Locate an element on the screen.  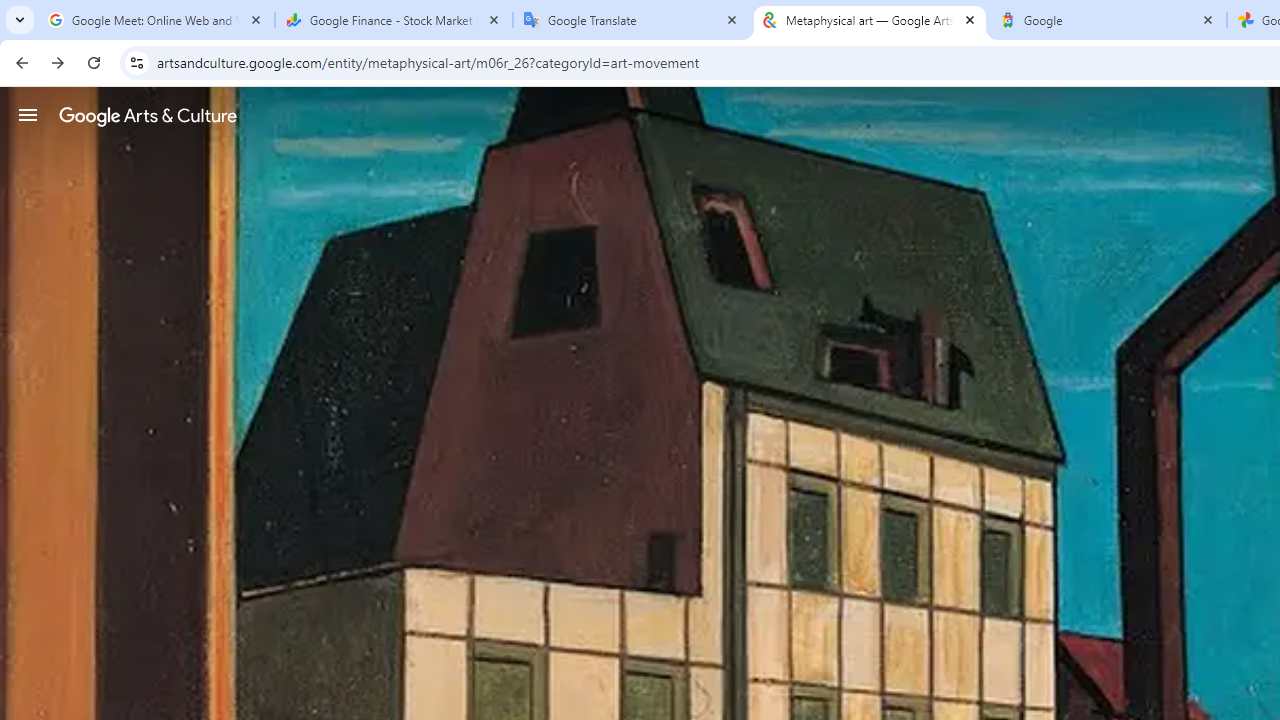
'Reload' is located at coordinates (93, 61).